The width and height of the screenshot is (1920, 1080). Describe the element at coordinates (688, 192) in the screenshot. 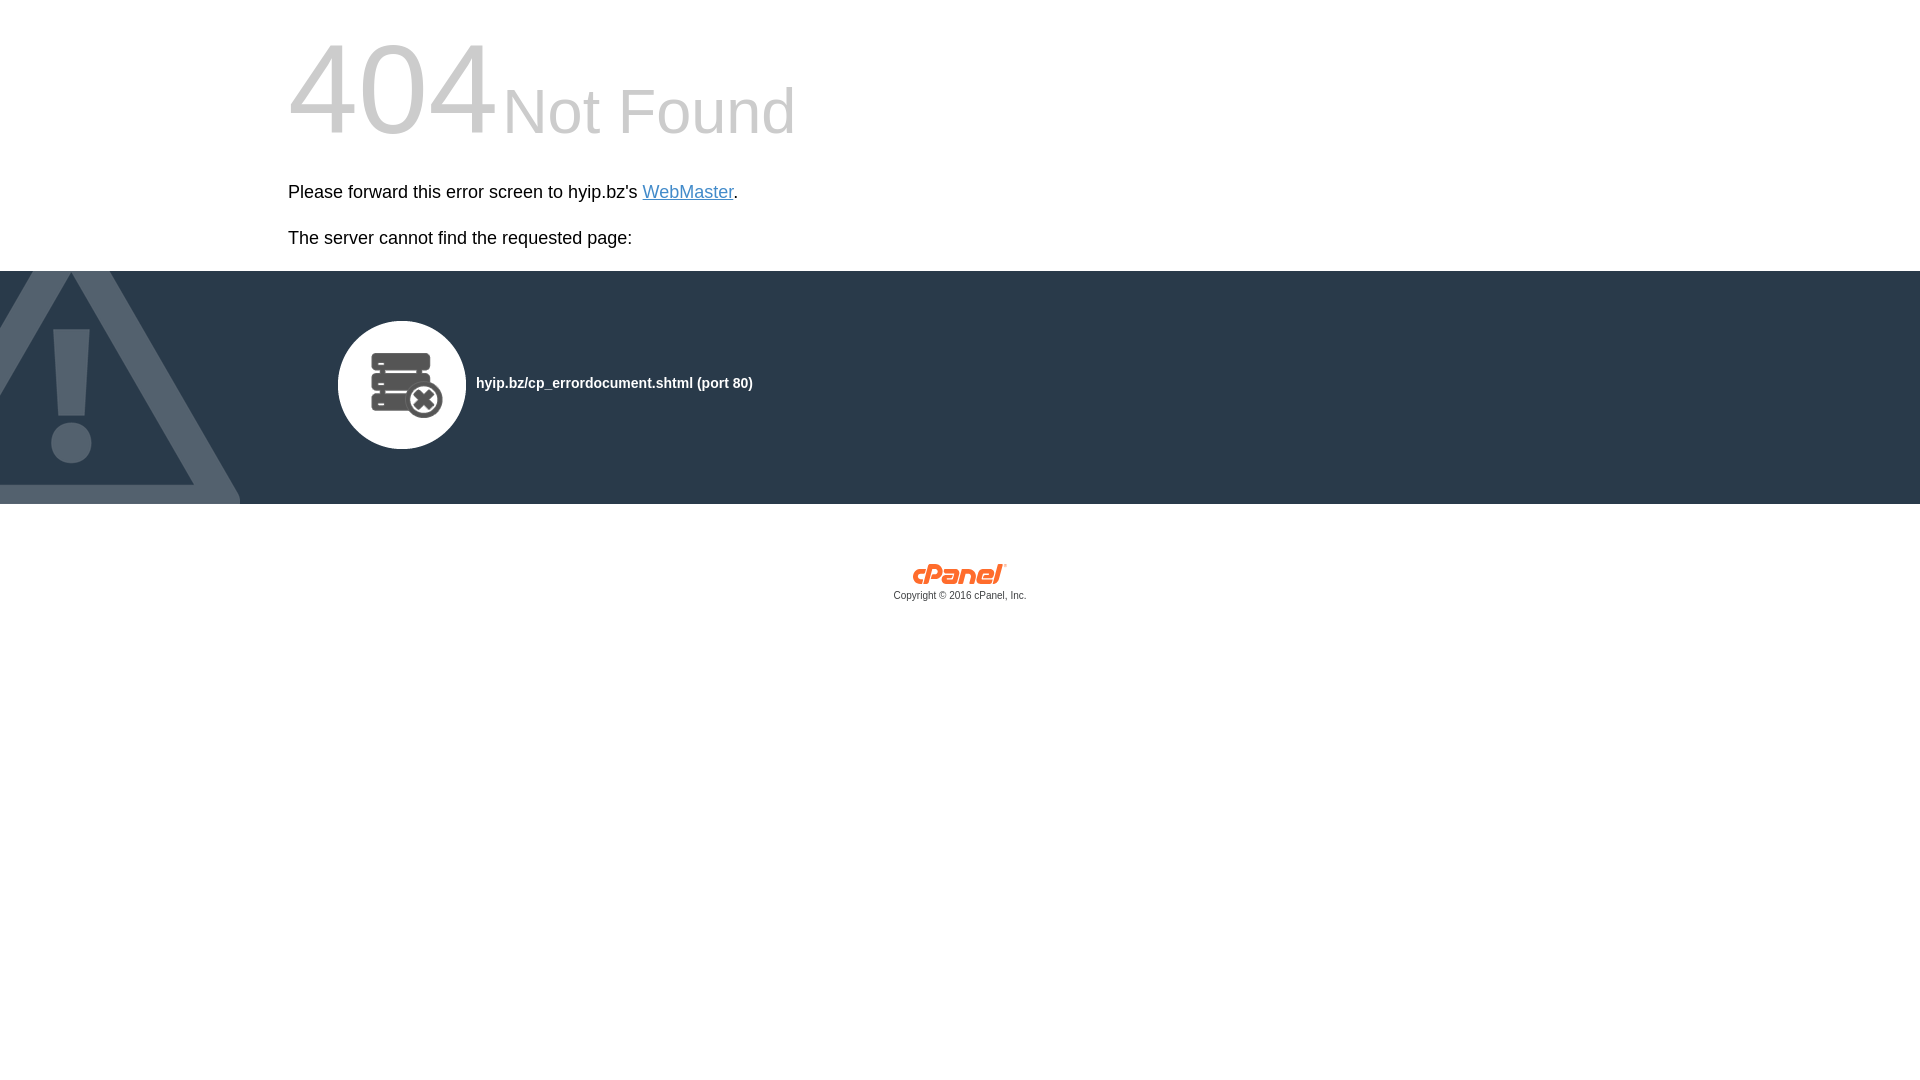

I see `'WebMaster'` at that location.